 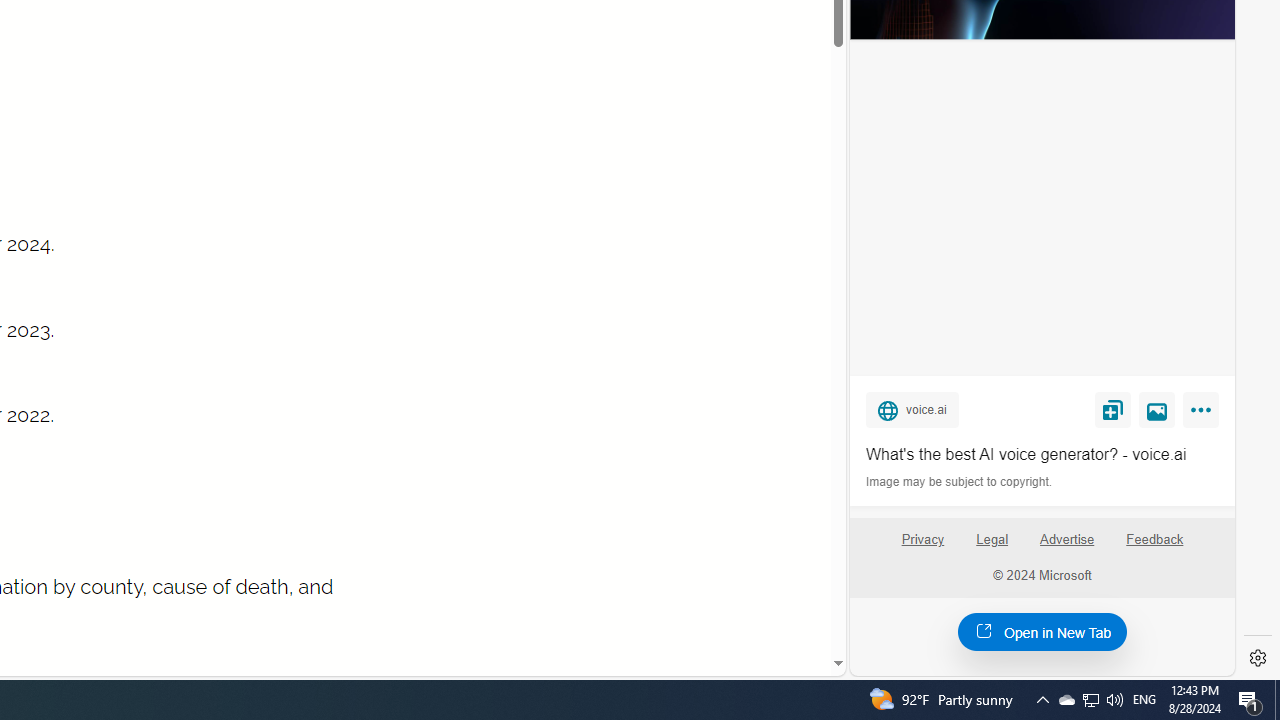 What do you see at coordinates (911, 408) in the screenshot?
I see `'voice.ai'` at bounding box center [911, 408].